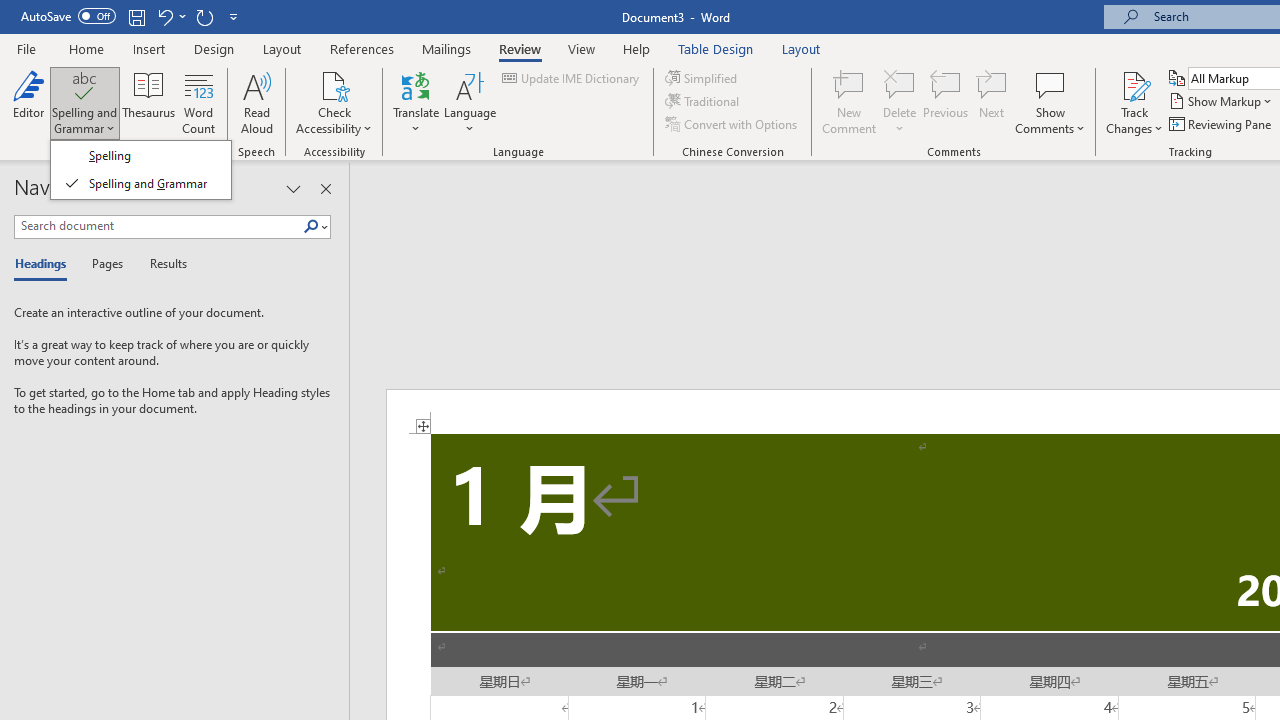 This screenshot has width=1280, height=720. Describe the element at coordinates (469, 103) in the screenshot. I see `'Language'` at that location.